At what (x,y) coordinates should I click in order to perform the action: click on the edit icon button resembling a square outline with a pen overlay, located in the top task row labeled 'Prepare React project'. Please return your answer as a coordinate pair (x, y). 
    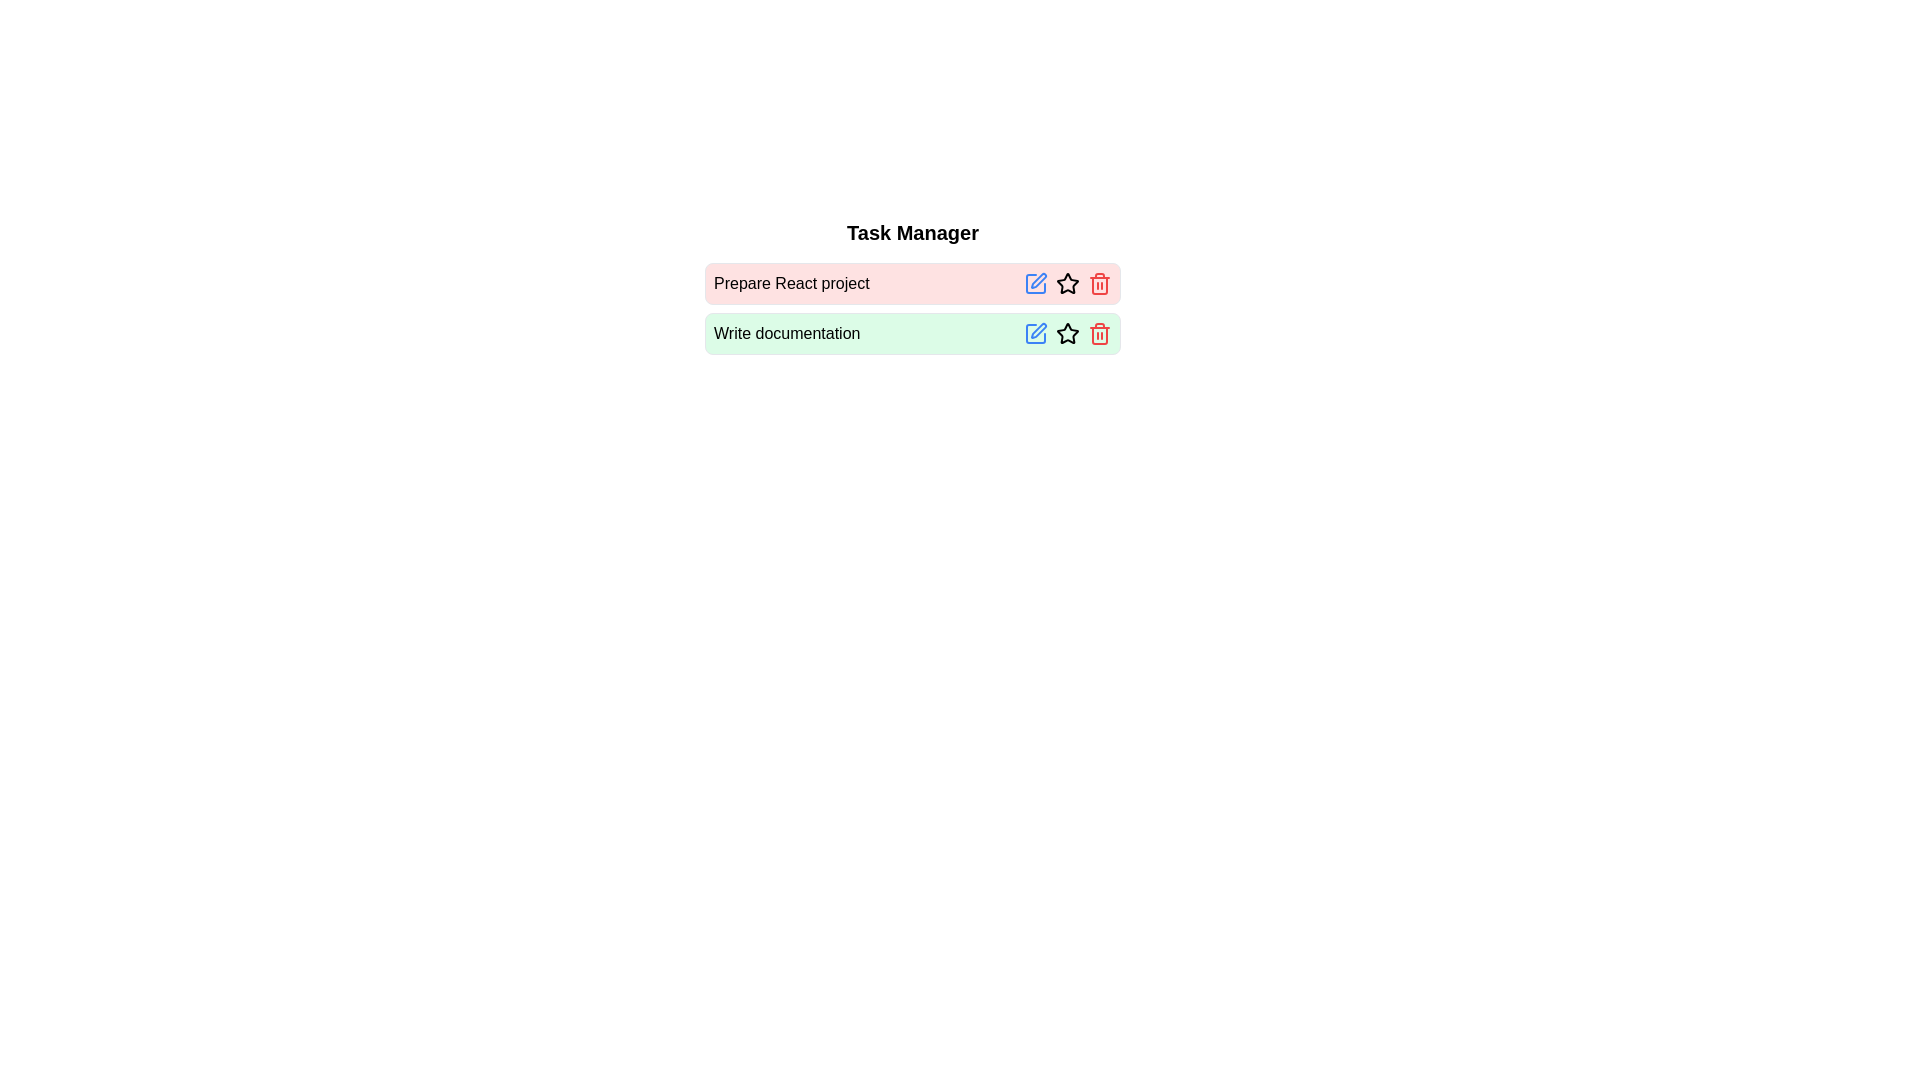
    Looking at the image, I should click on (1036, 284).